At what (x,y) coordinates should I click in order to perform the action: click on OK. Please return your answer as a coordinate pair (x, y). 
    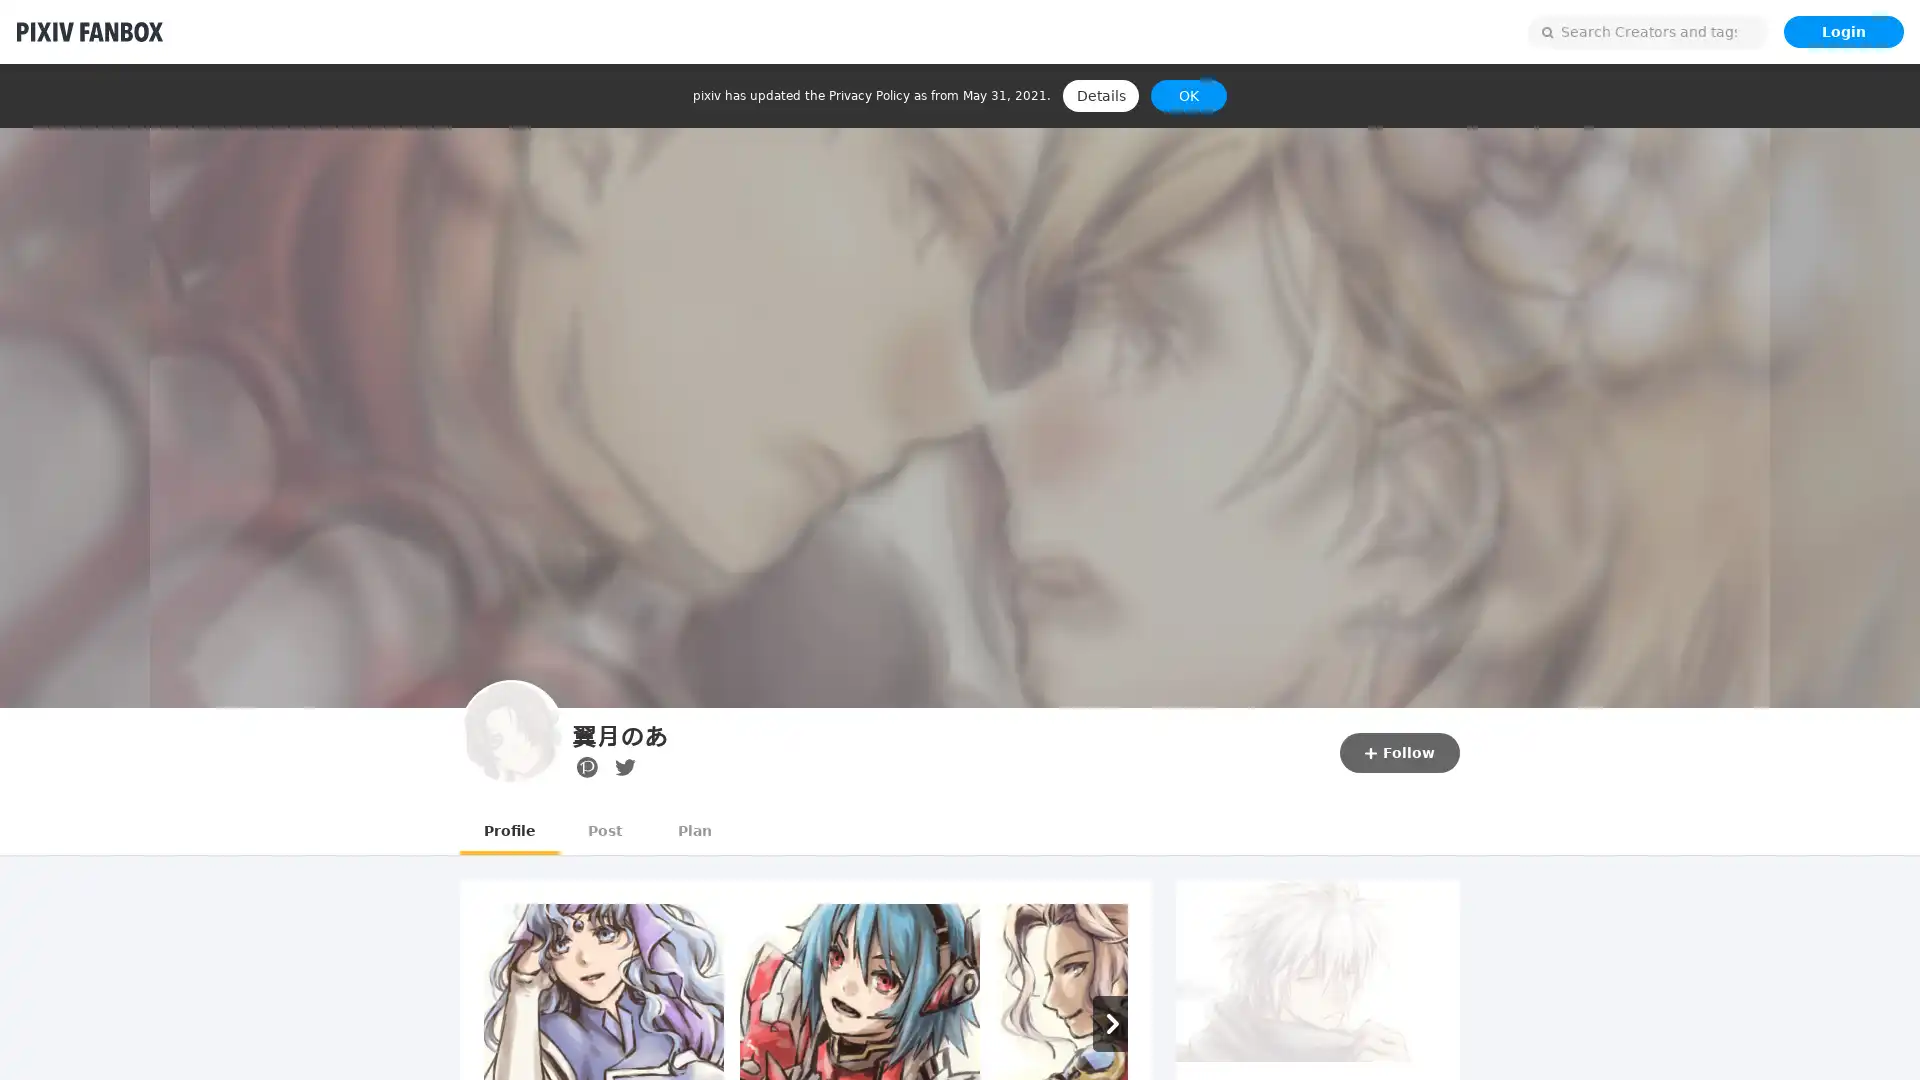
    Looking at the image, I should click on (1189, 96).